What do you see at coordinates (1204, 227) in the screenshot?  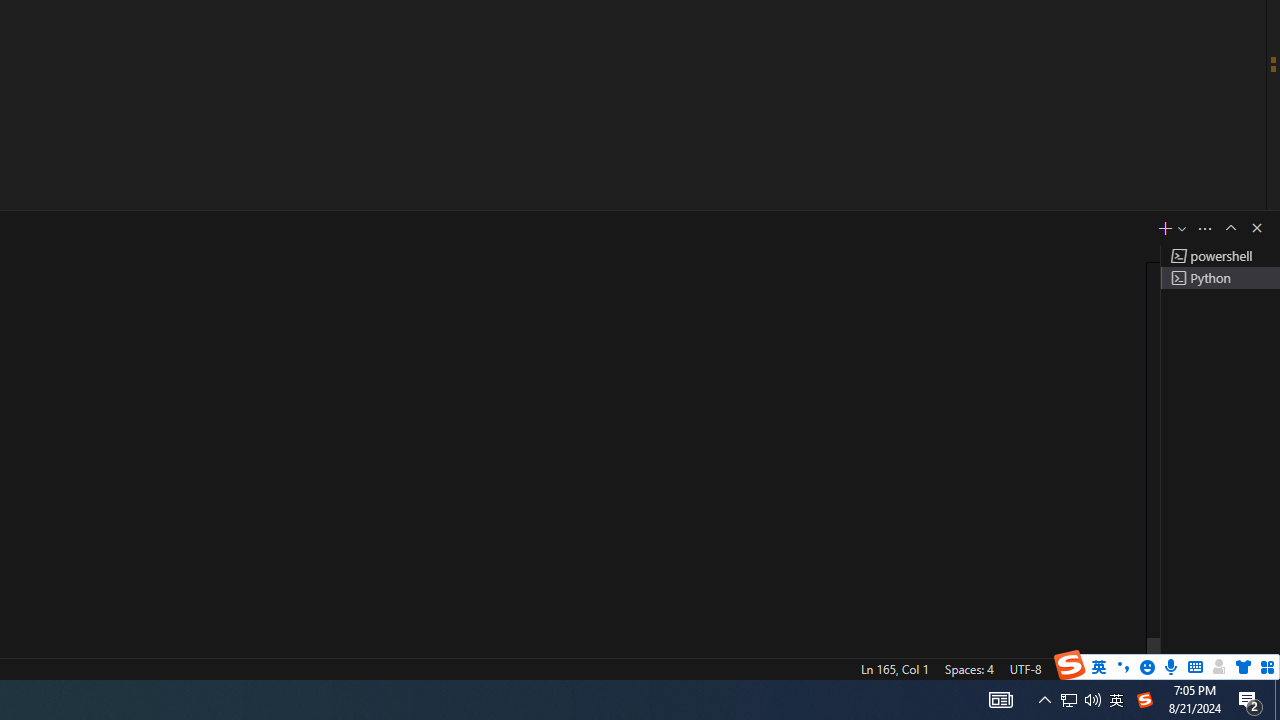 I see `'Views and More Actions...'` at bounding box center [1204, 227].